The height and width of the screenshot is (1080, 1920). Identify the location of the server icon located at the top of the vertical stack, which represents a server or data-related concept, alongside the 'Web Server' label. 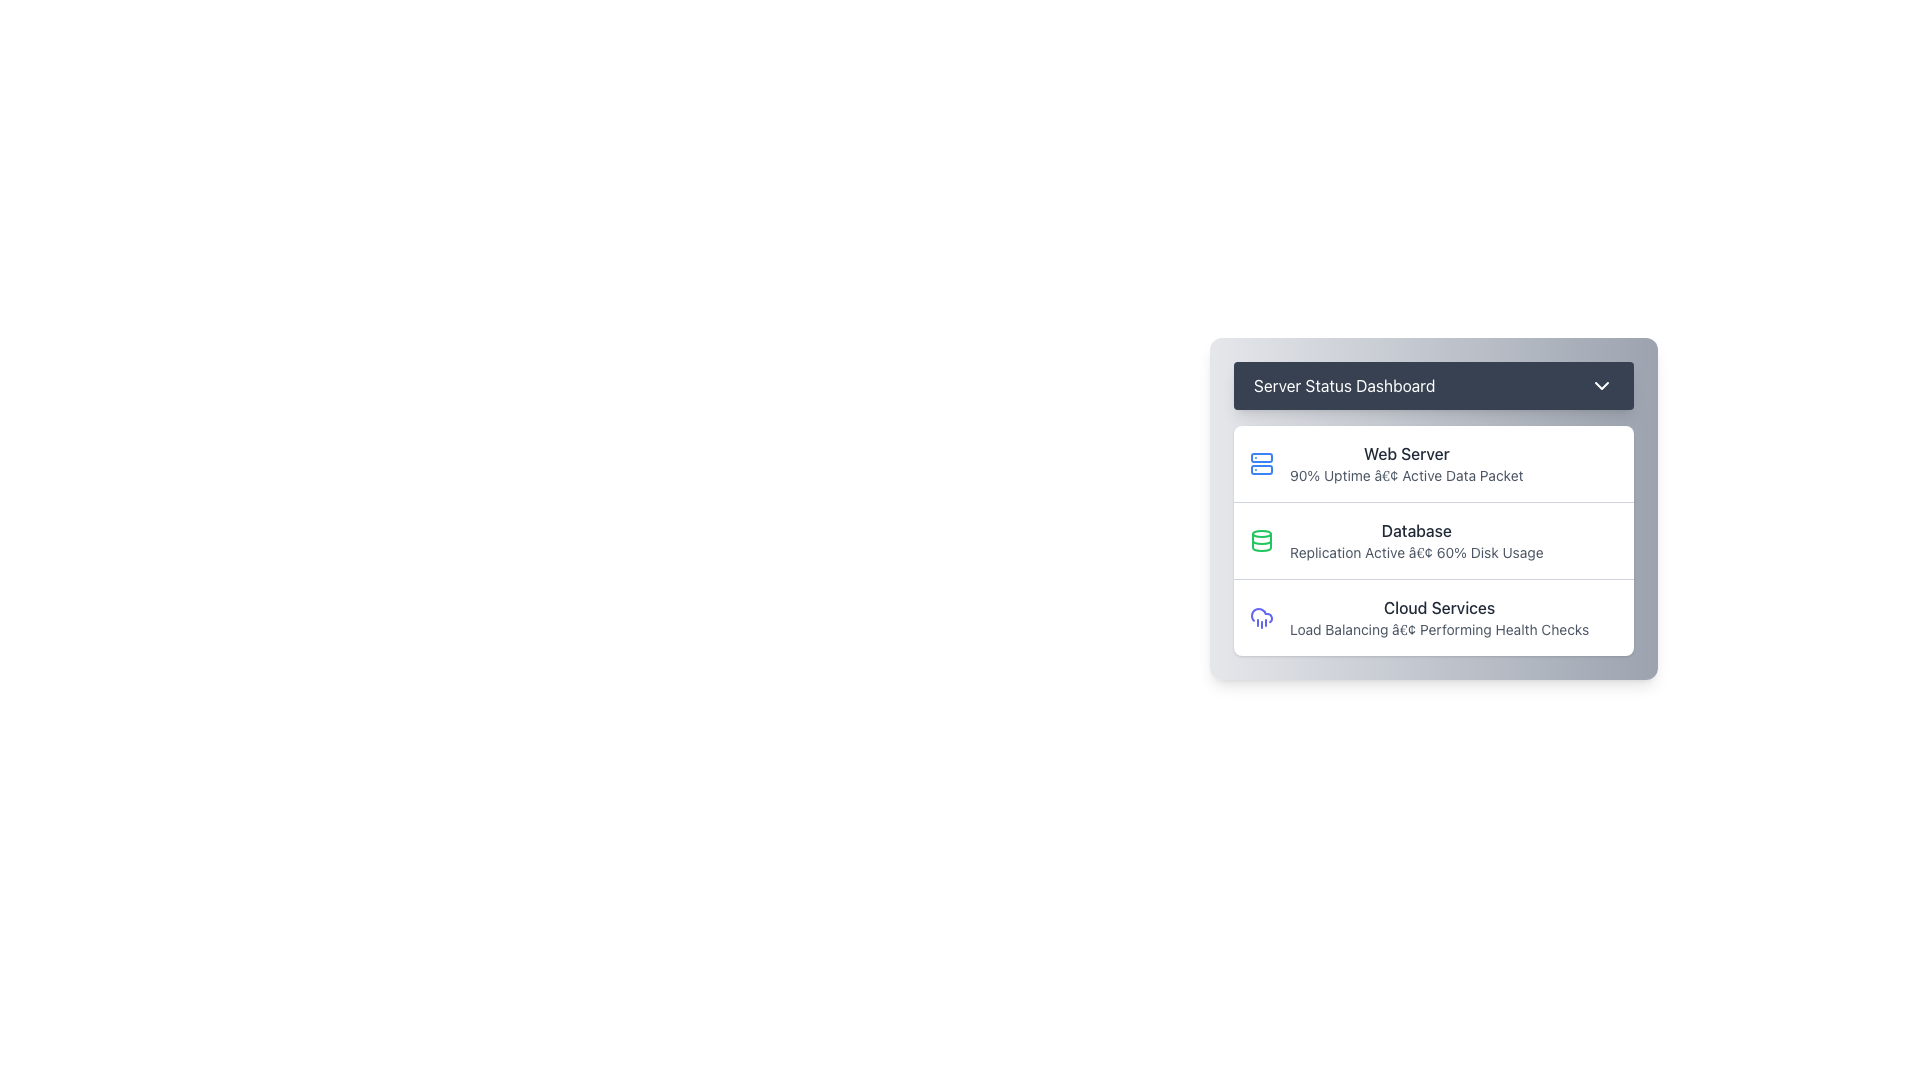
(1261, 458).